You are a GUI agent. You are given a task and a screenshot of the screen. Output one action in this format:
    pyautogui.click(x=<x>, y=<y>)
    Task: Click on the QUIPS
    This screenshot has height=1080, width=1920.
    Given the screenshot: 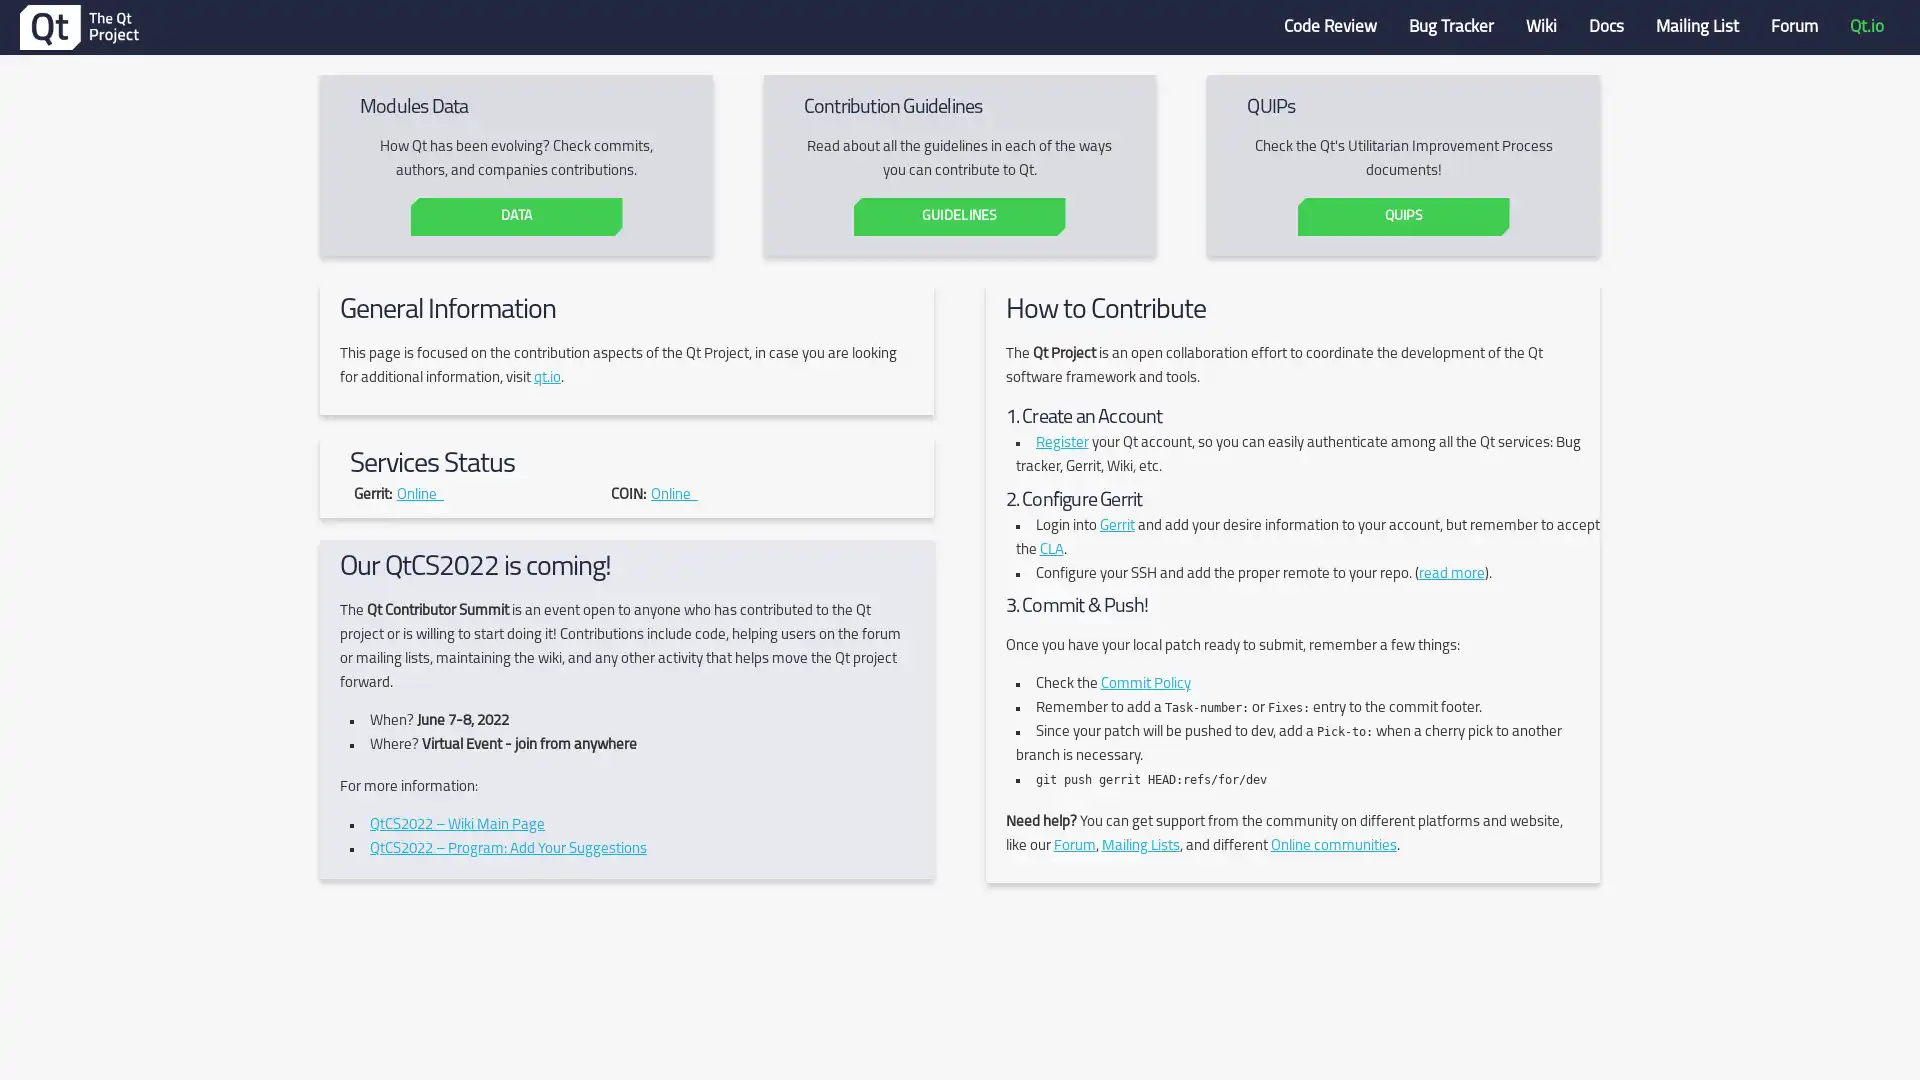 What is the action you would take?
    pyautogui.click(x=1401, y=216)
    